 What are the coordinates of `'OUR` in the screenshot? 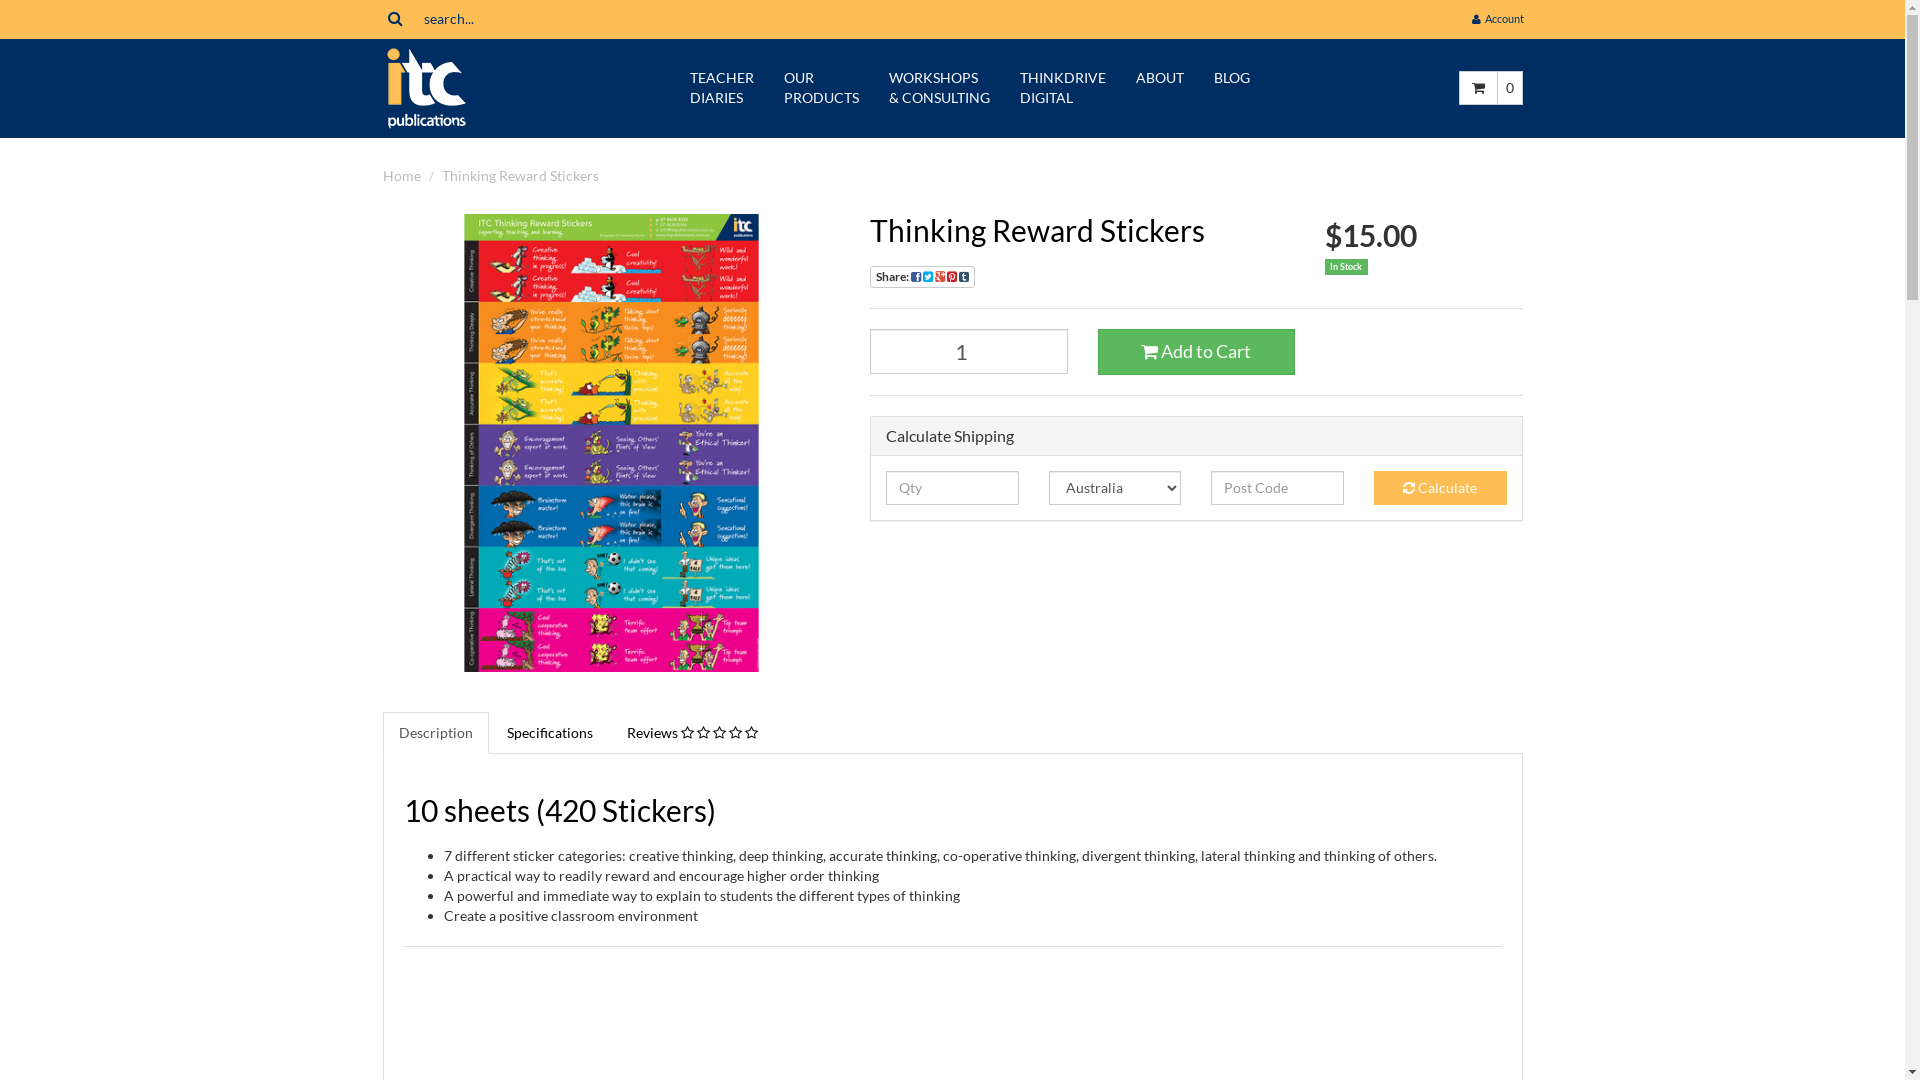 It's located at (821, 87).